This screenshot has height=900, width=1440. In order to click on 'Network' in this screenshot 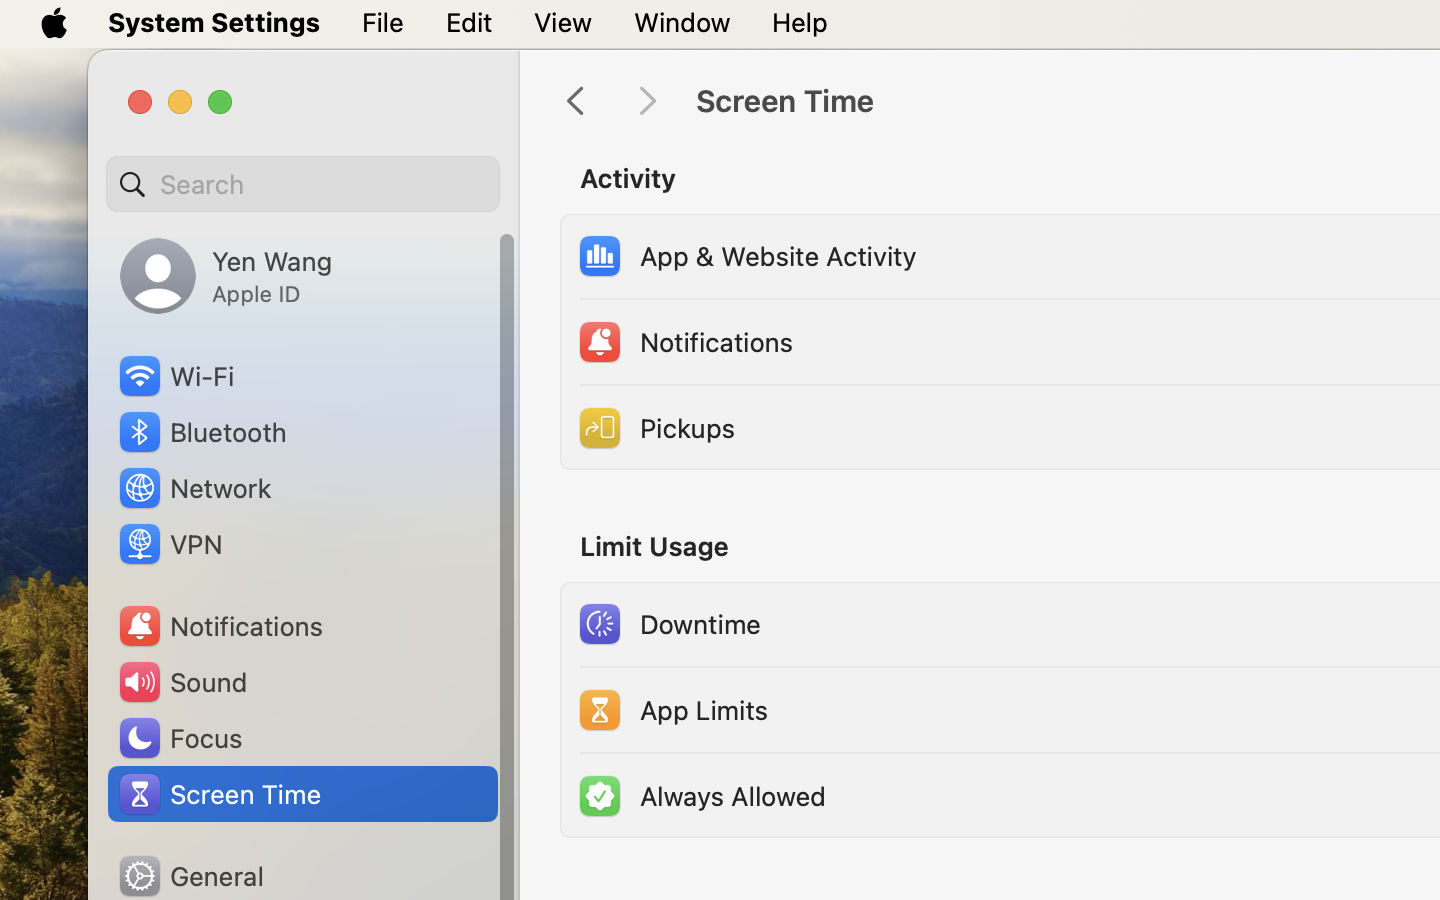, I will do `click(193, 486)`.